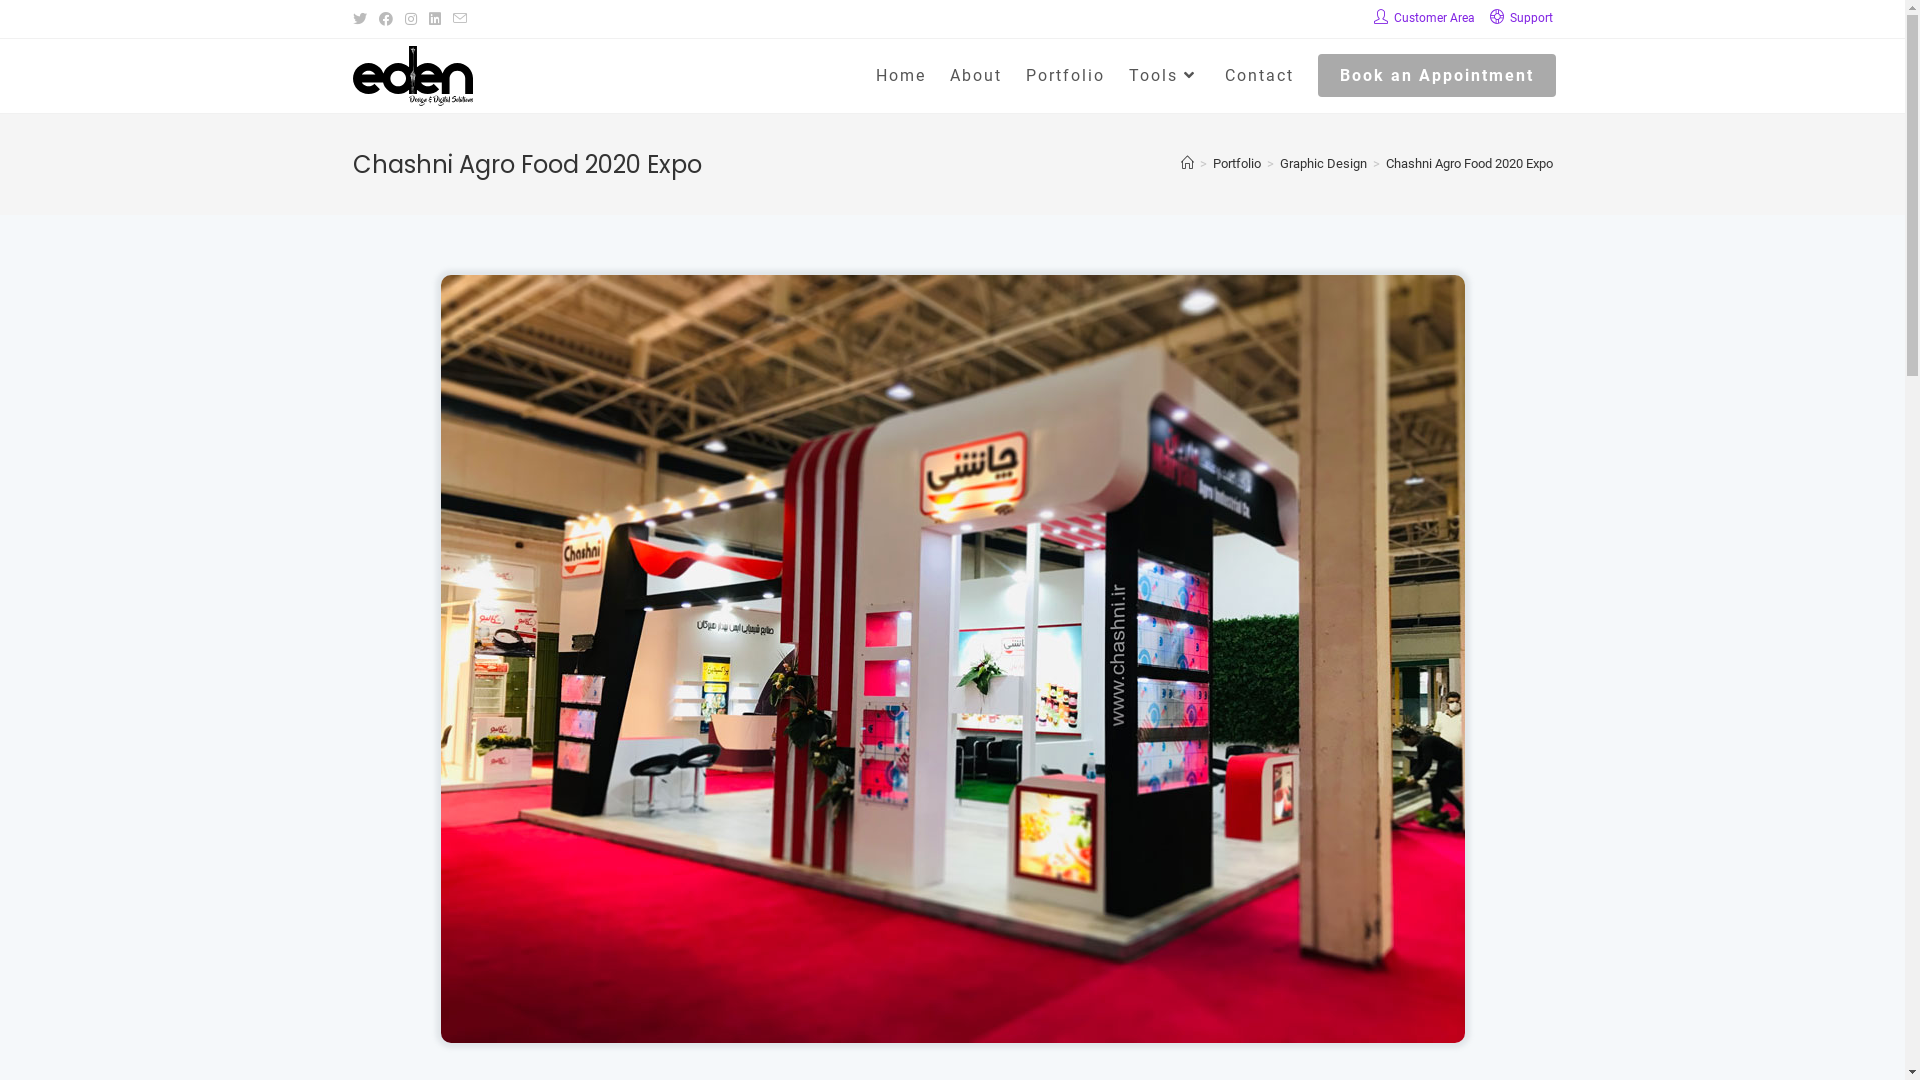 The height and width of the screenshot is (1080, 1920). Describe the element at coordinates (802, 743) in the screenshot. I see `'Stationary Design'` at that location.